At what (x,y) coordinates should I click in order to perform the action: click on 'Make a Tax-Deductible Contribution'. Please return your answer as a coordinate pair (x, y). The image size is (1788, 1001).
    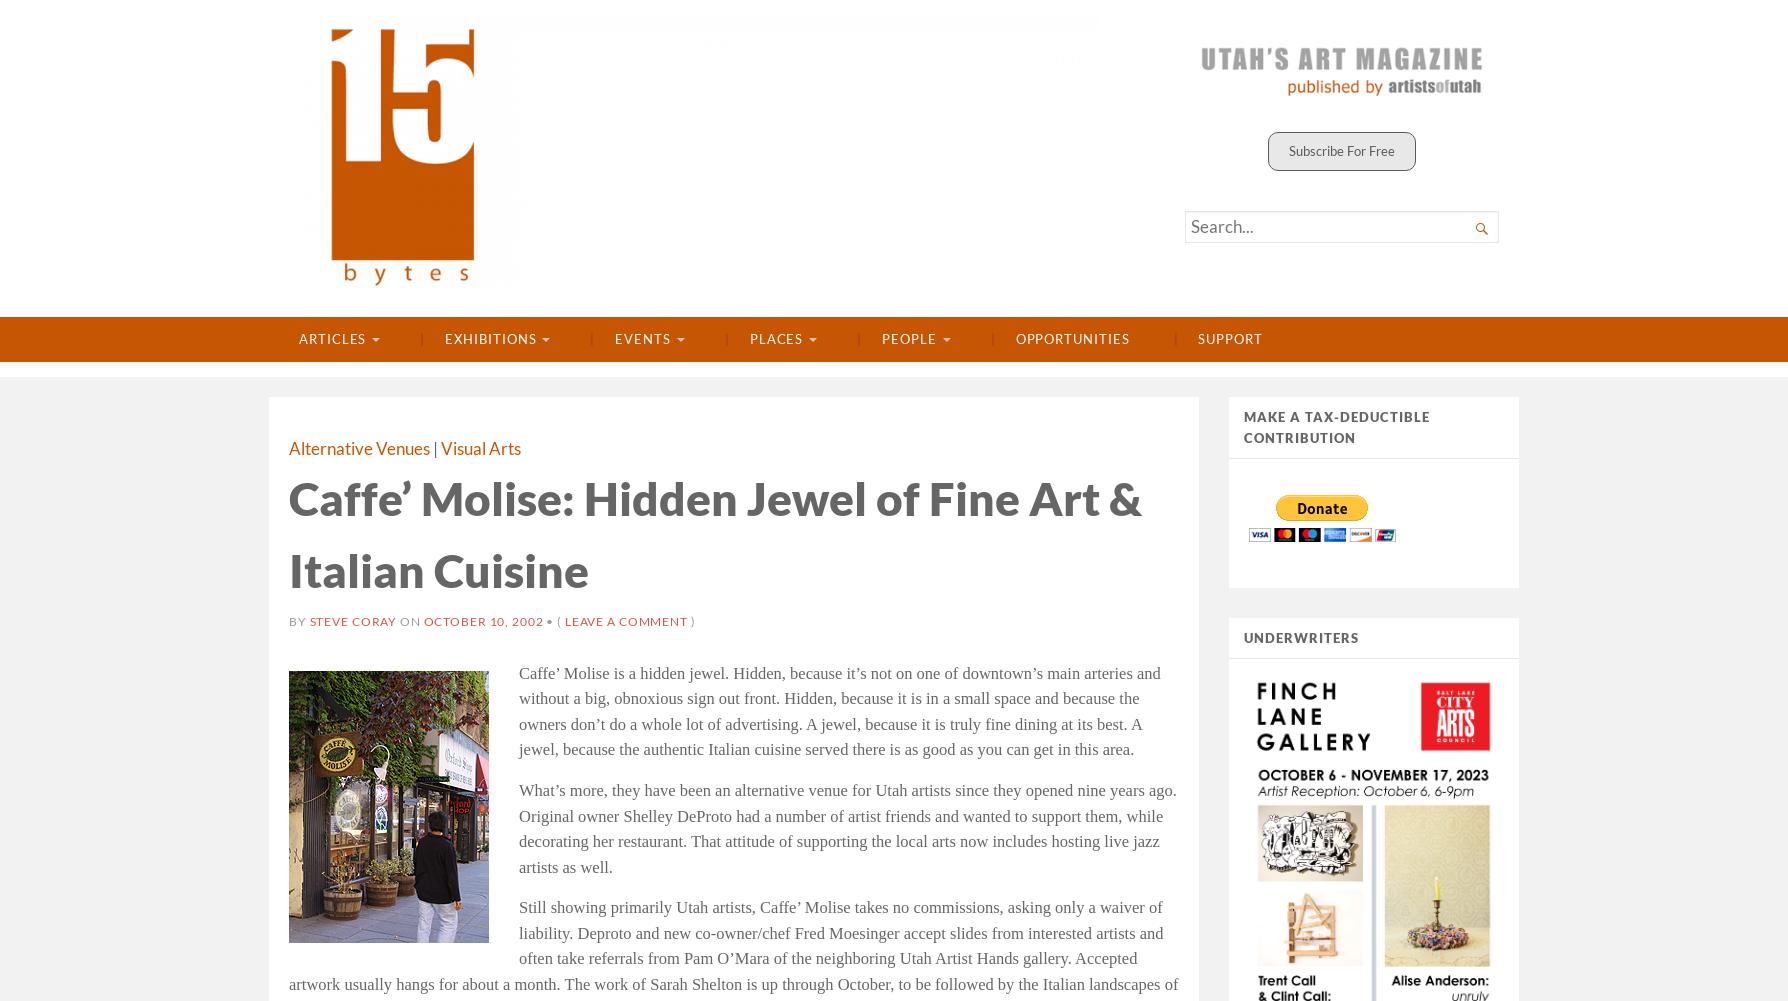
    Looking at the image, I should click on (1336, 426).